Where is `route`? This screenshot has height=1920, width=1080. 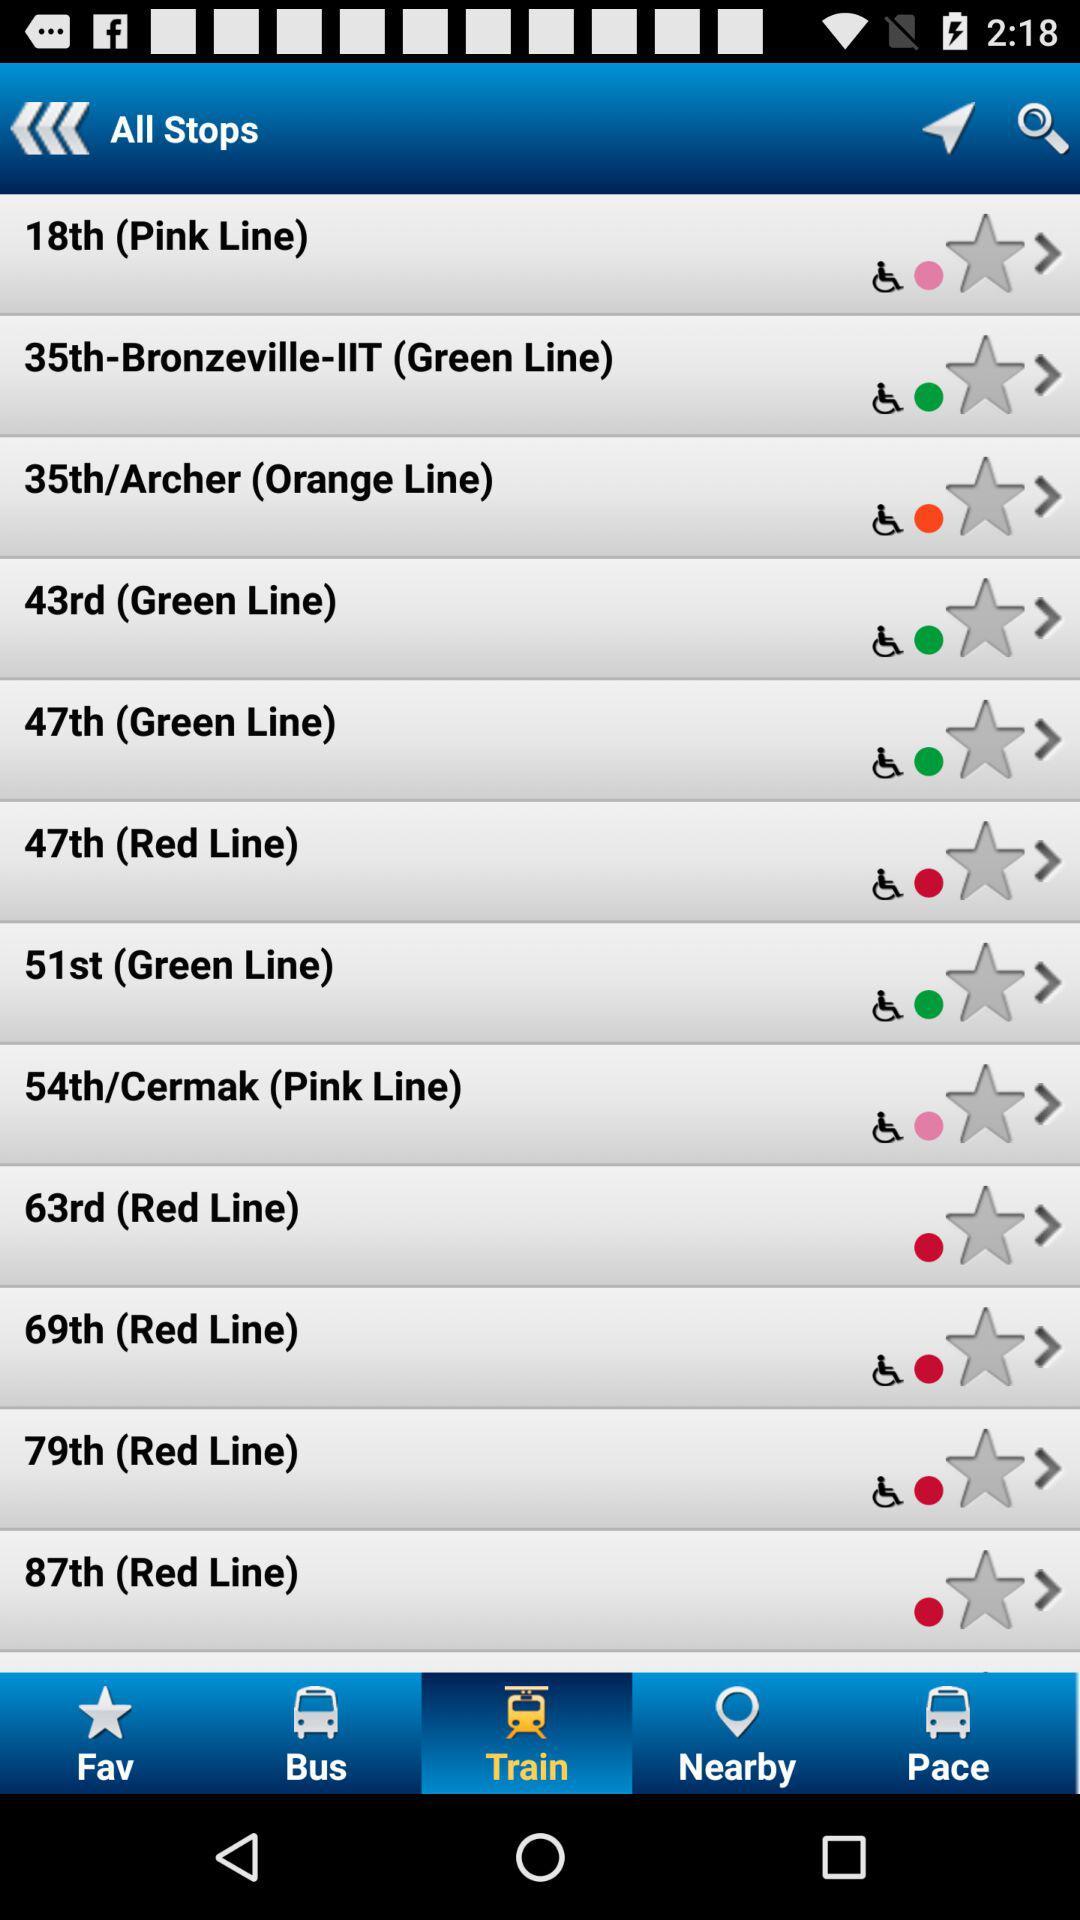 route is located at coordinates (984, 860).